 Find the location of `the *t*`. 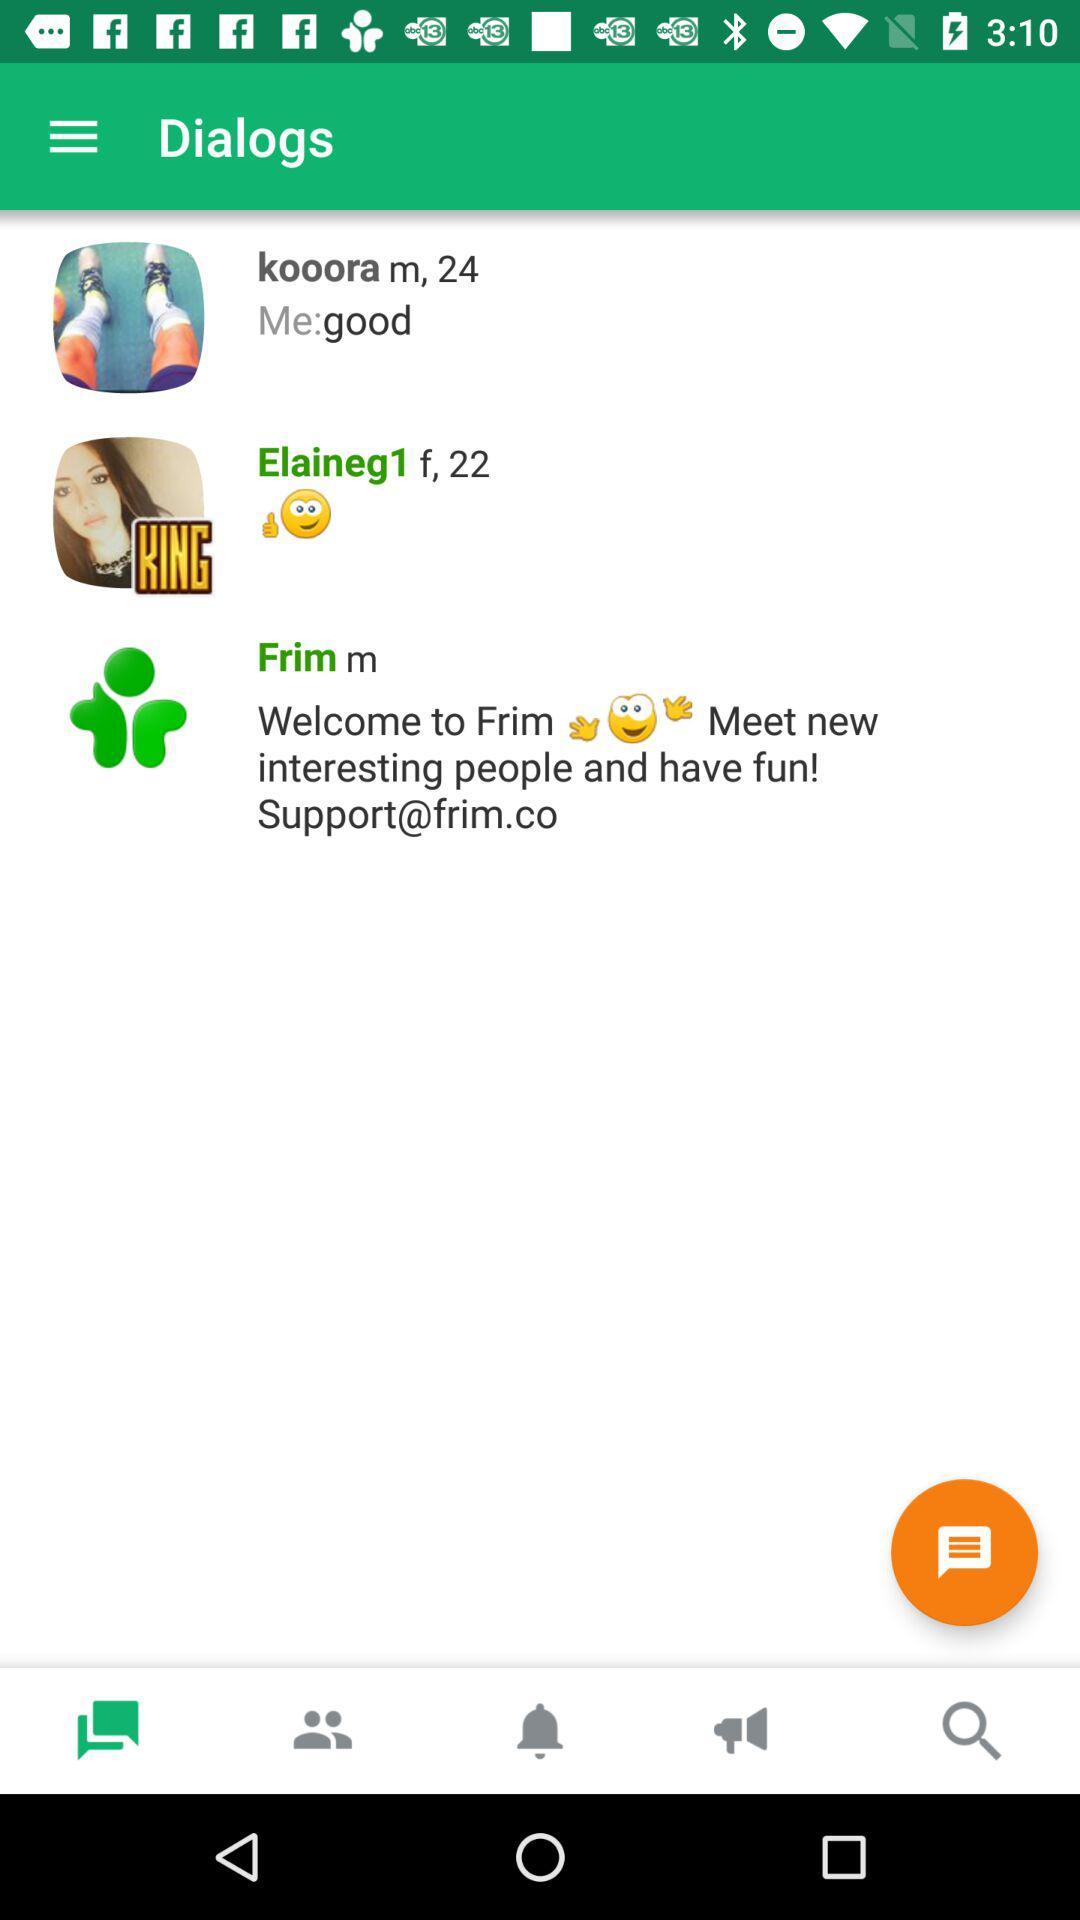

the *t* is located at coordinates (658, 513).